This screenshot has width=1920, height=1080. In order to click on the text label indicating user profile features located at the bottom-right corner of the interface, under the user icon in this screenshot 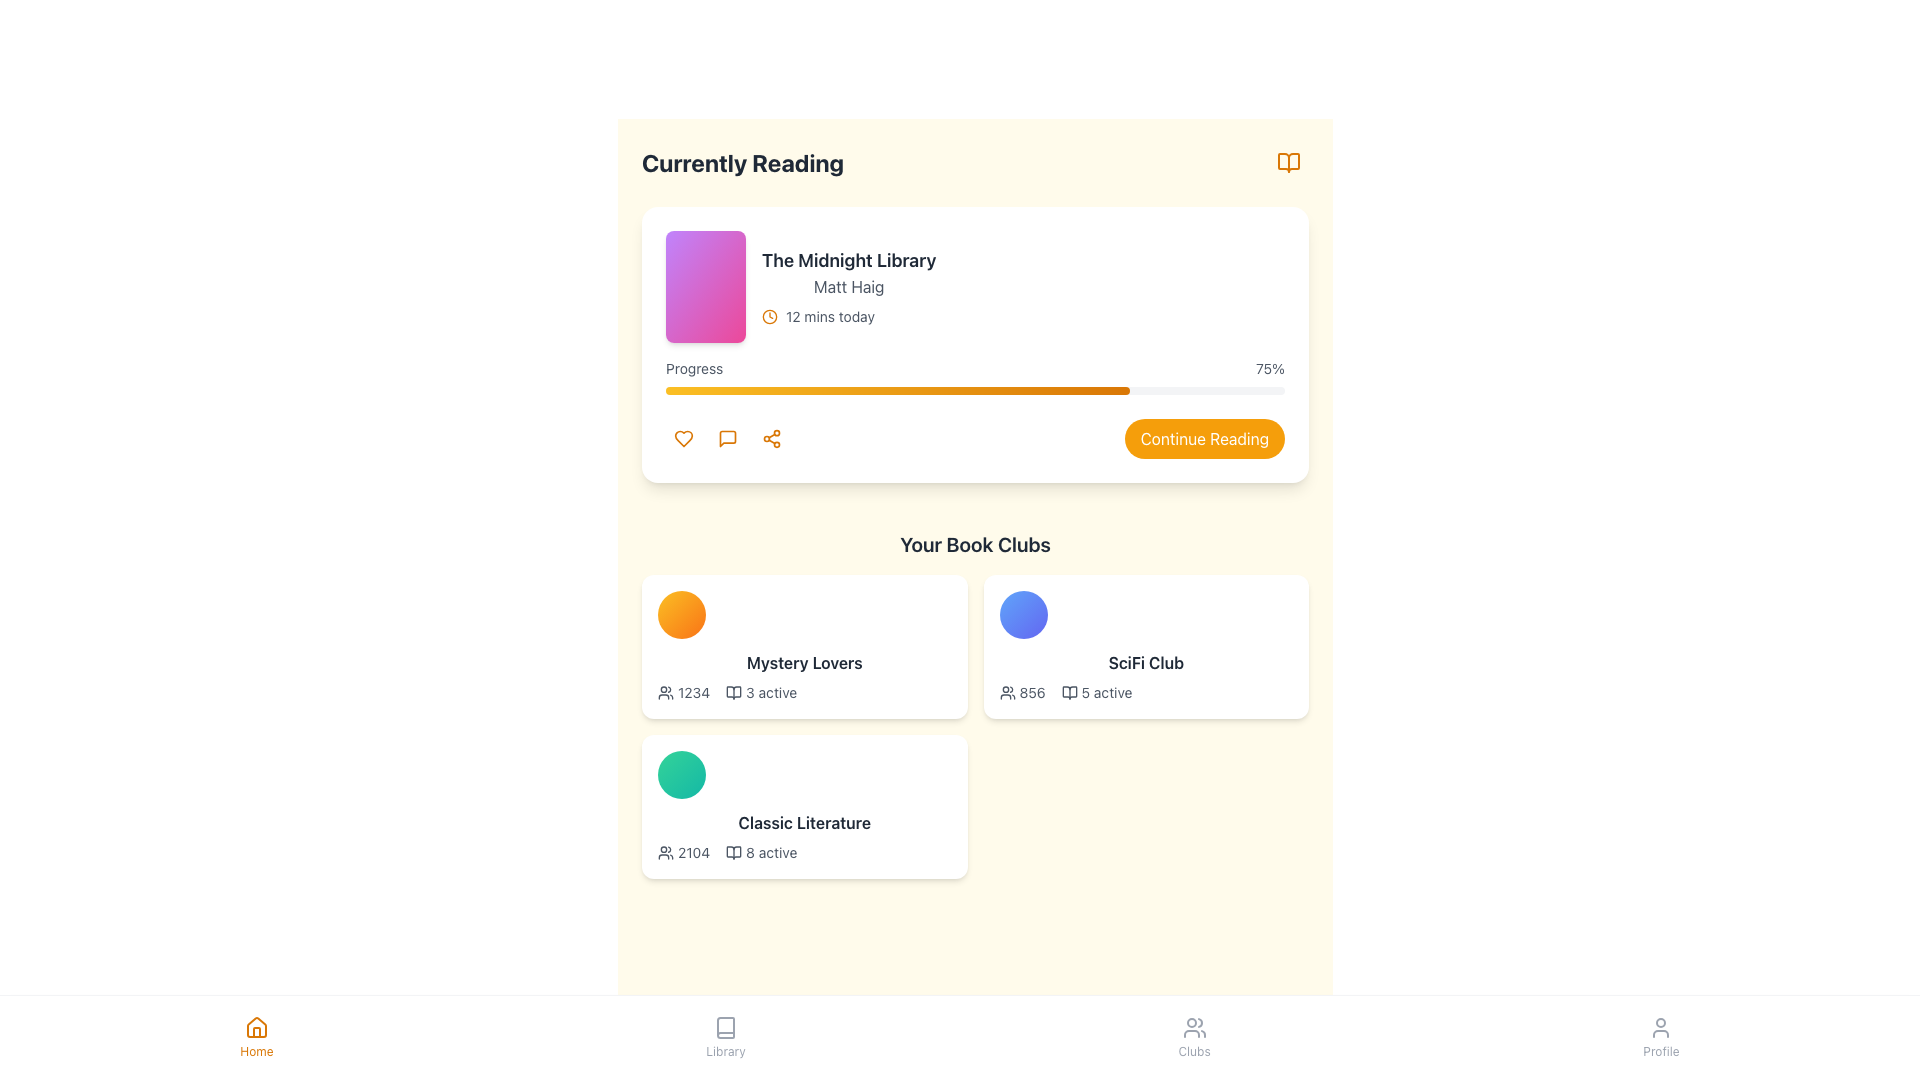, I will do `click(1661, 1051)`.